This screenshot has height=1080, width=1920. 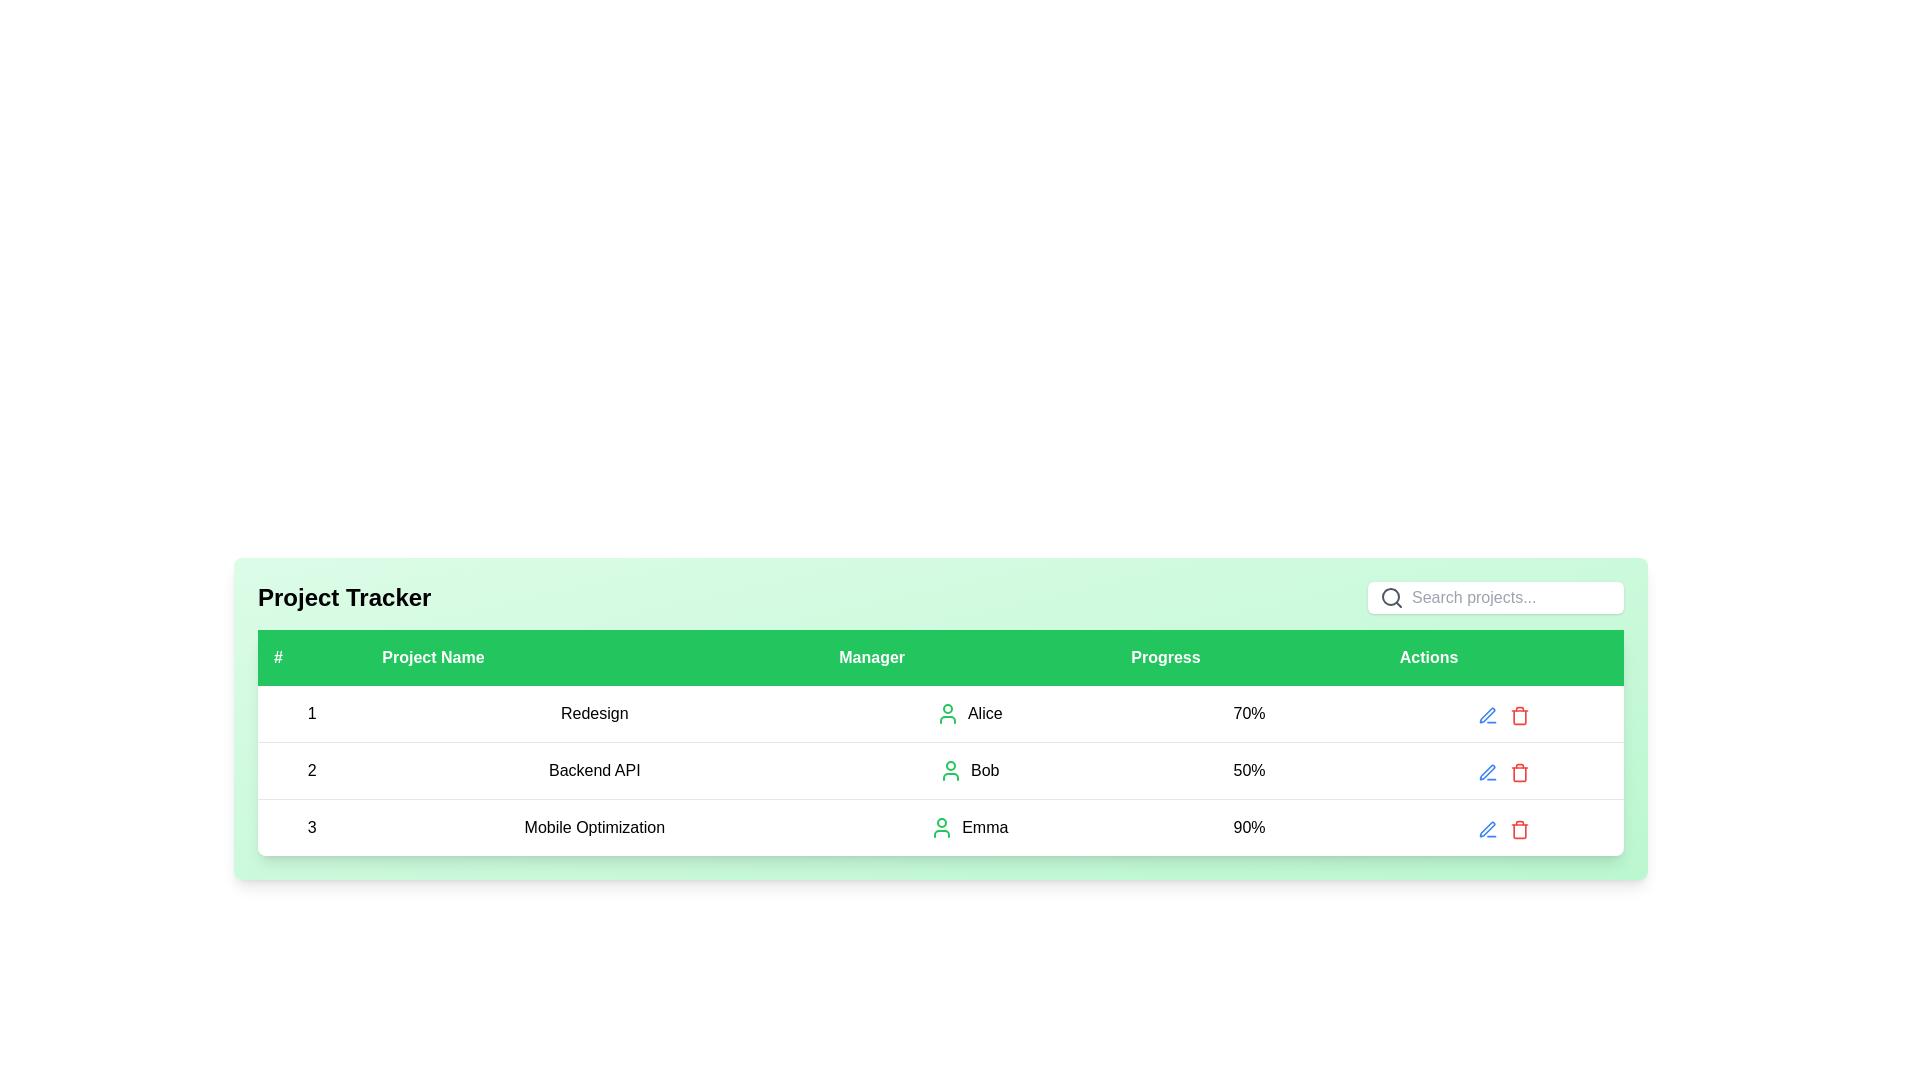 What do you see at coordinates (1248, 827) in the screenshot?
I see `the Text display element indicating the progress of the project 'Mobile Optimization'` at bounding box center [1248, 827].